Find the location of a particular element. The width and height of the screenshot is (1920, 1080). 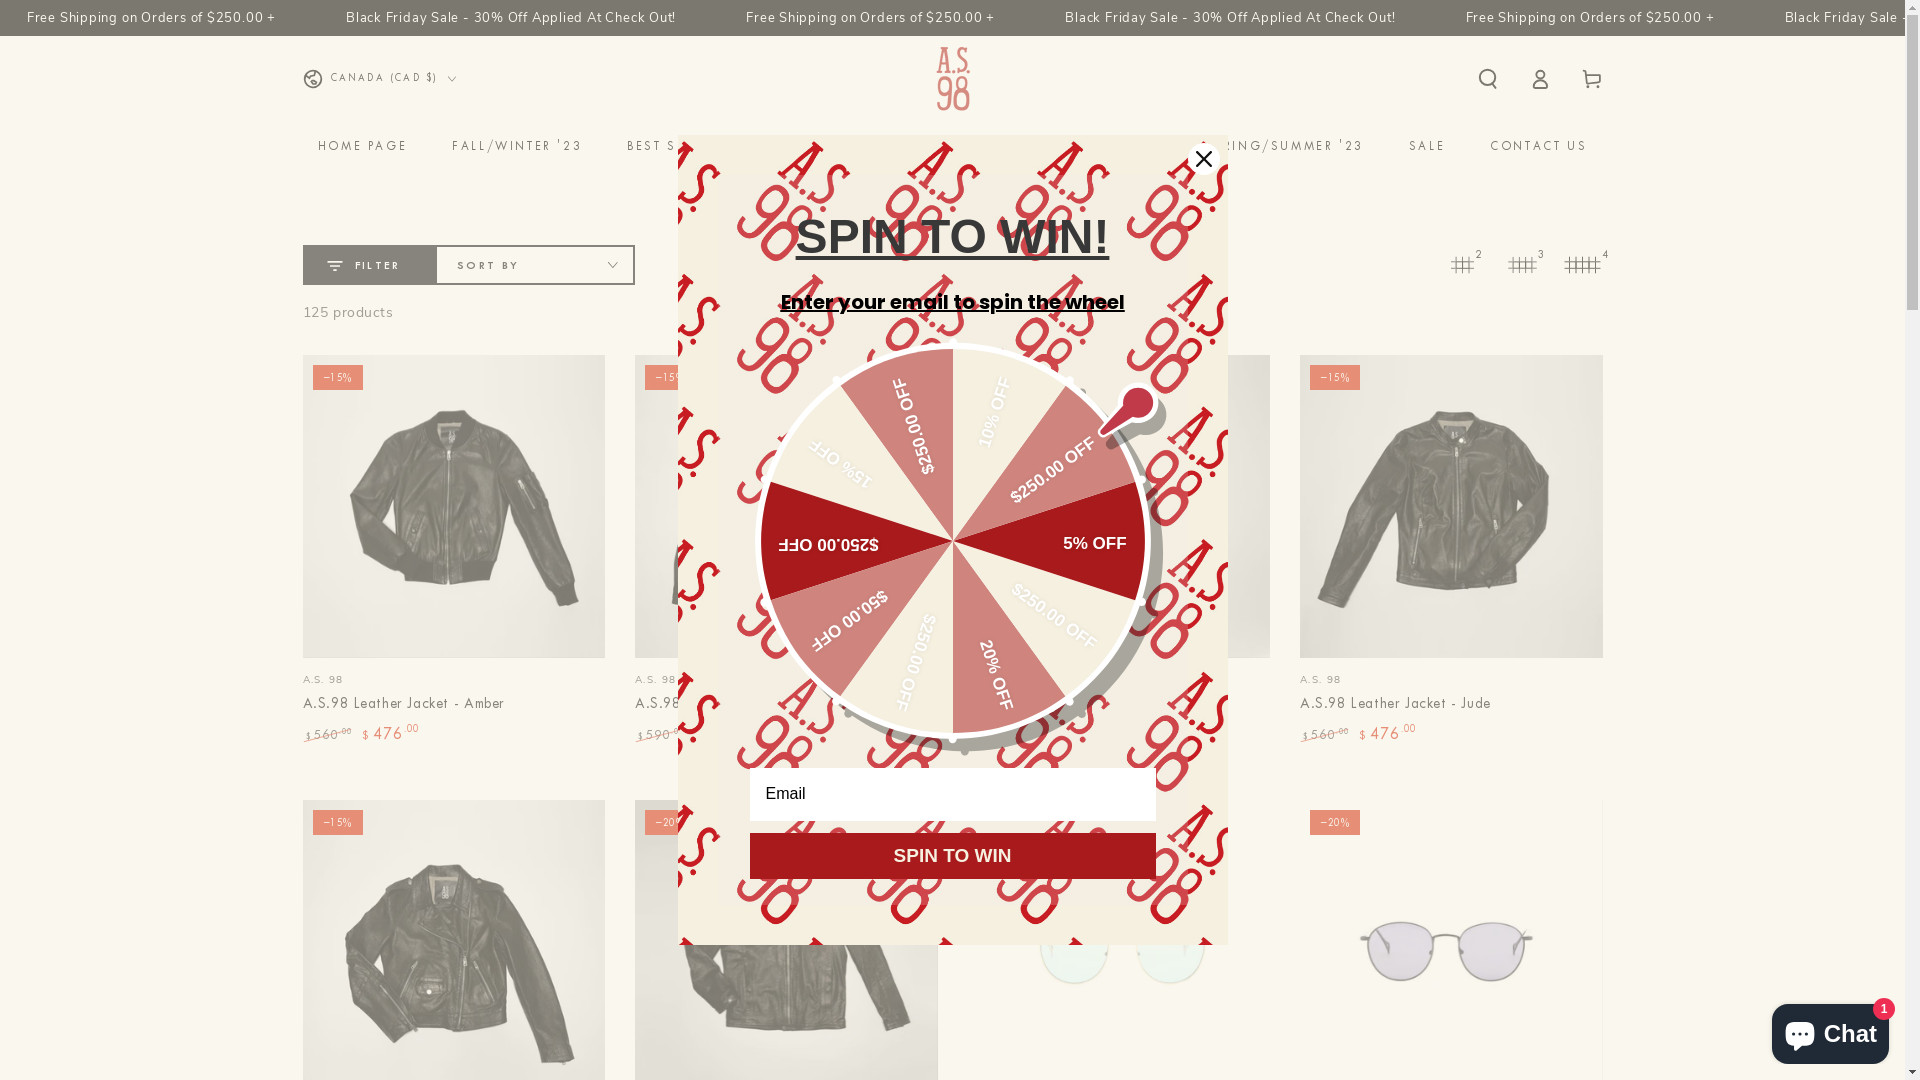

'FALL/WINTER '23' is located at coordinates (517, 144).